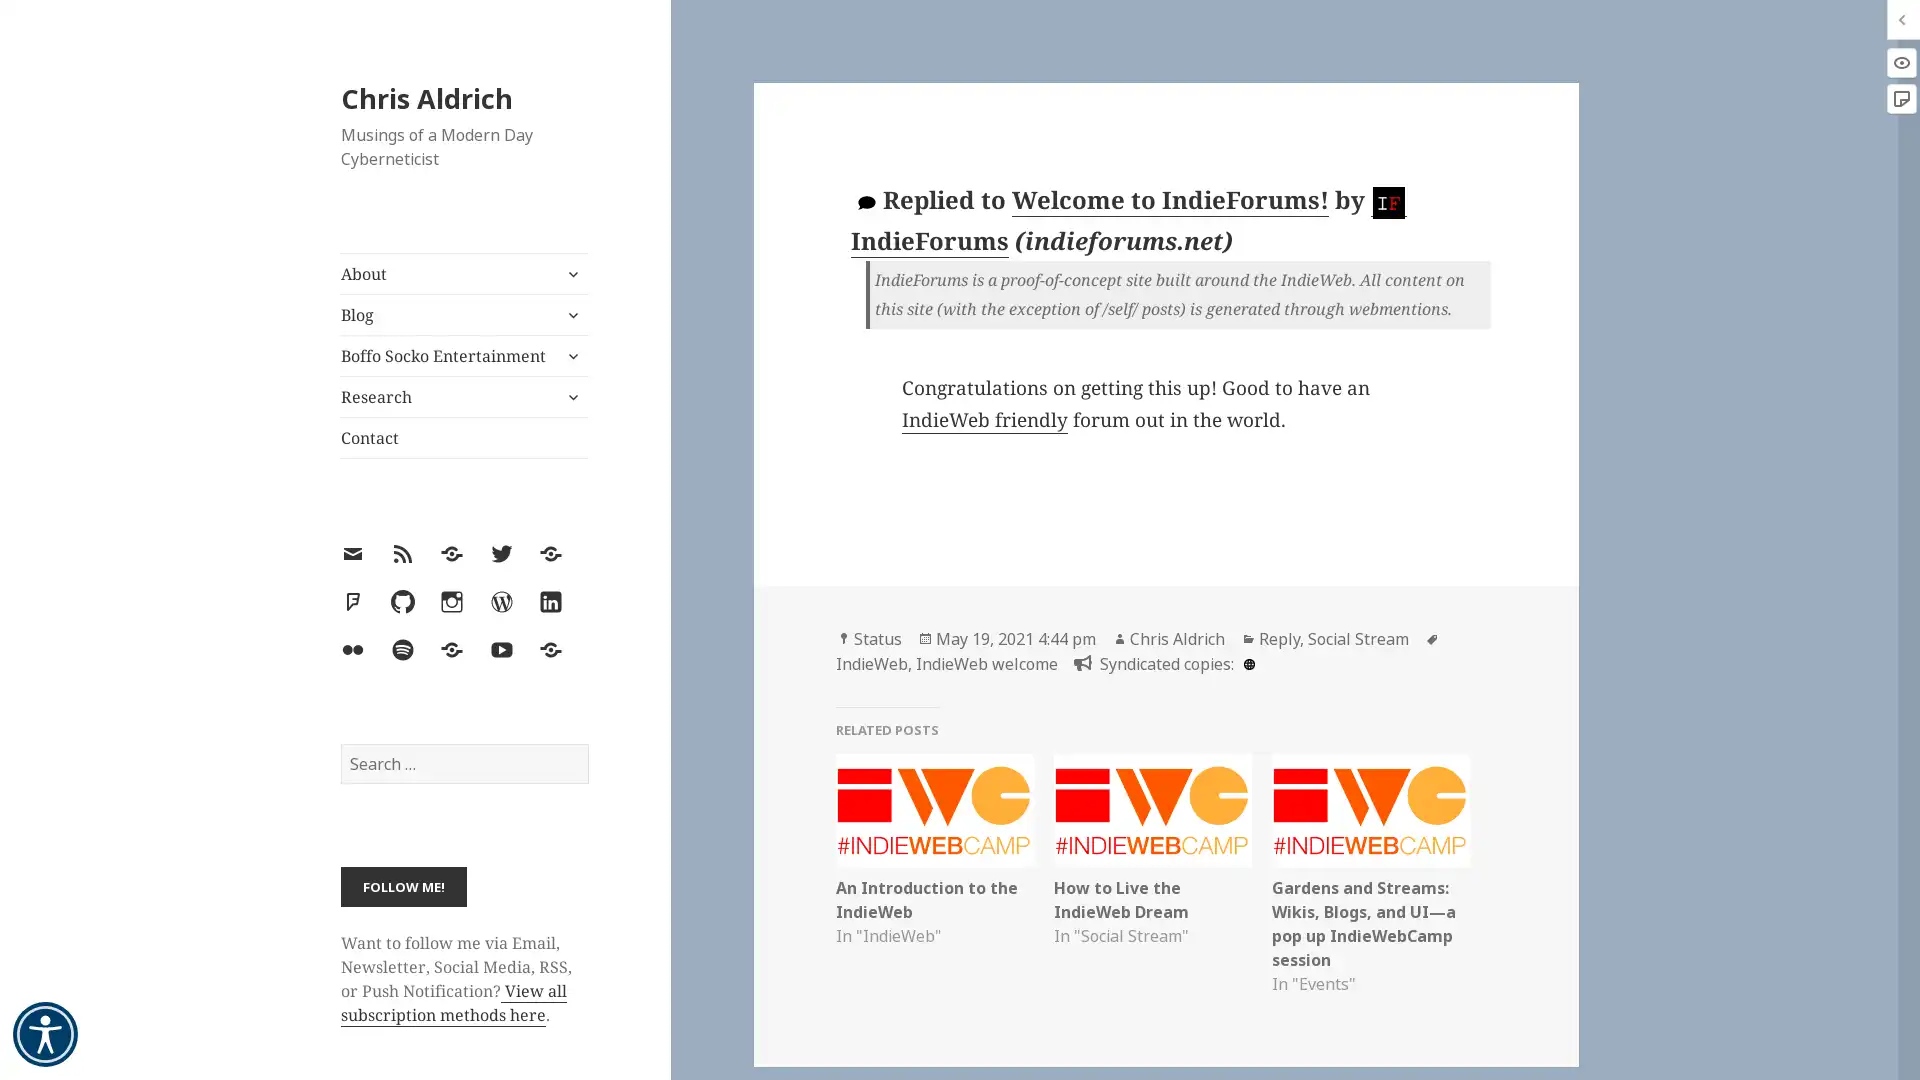 This screenshot has height=1080, width=1920. Describe the element at coordinates (1900, 99) in the screenshot. I see `New page note` at that location.